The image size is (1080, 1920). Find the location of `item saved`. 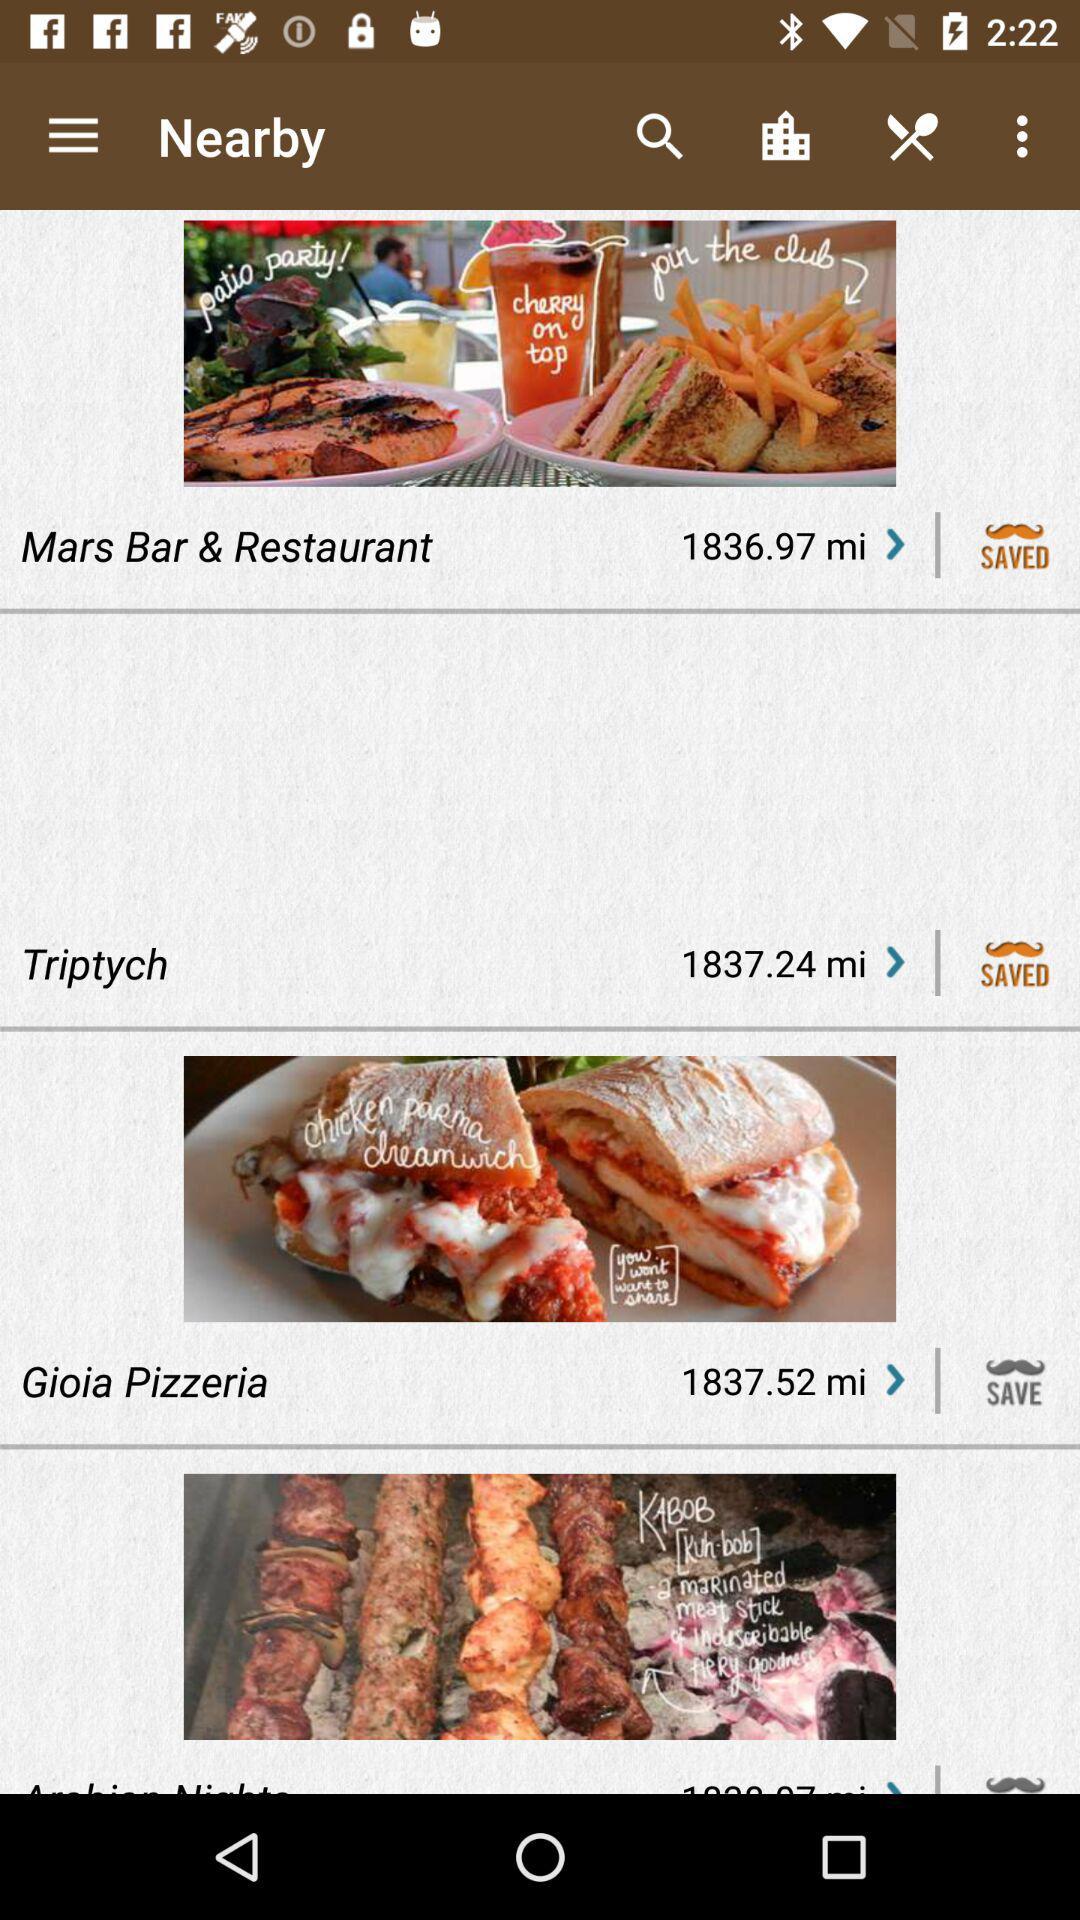

item saved is located at coordinates (1015, 545).